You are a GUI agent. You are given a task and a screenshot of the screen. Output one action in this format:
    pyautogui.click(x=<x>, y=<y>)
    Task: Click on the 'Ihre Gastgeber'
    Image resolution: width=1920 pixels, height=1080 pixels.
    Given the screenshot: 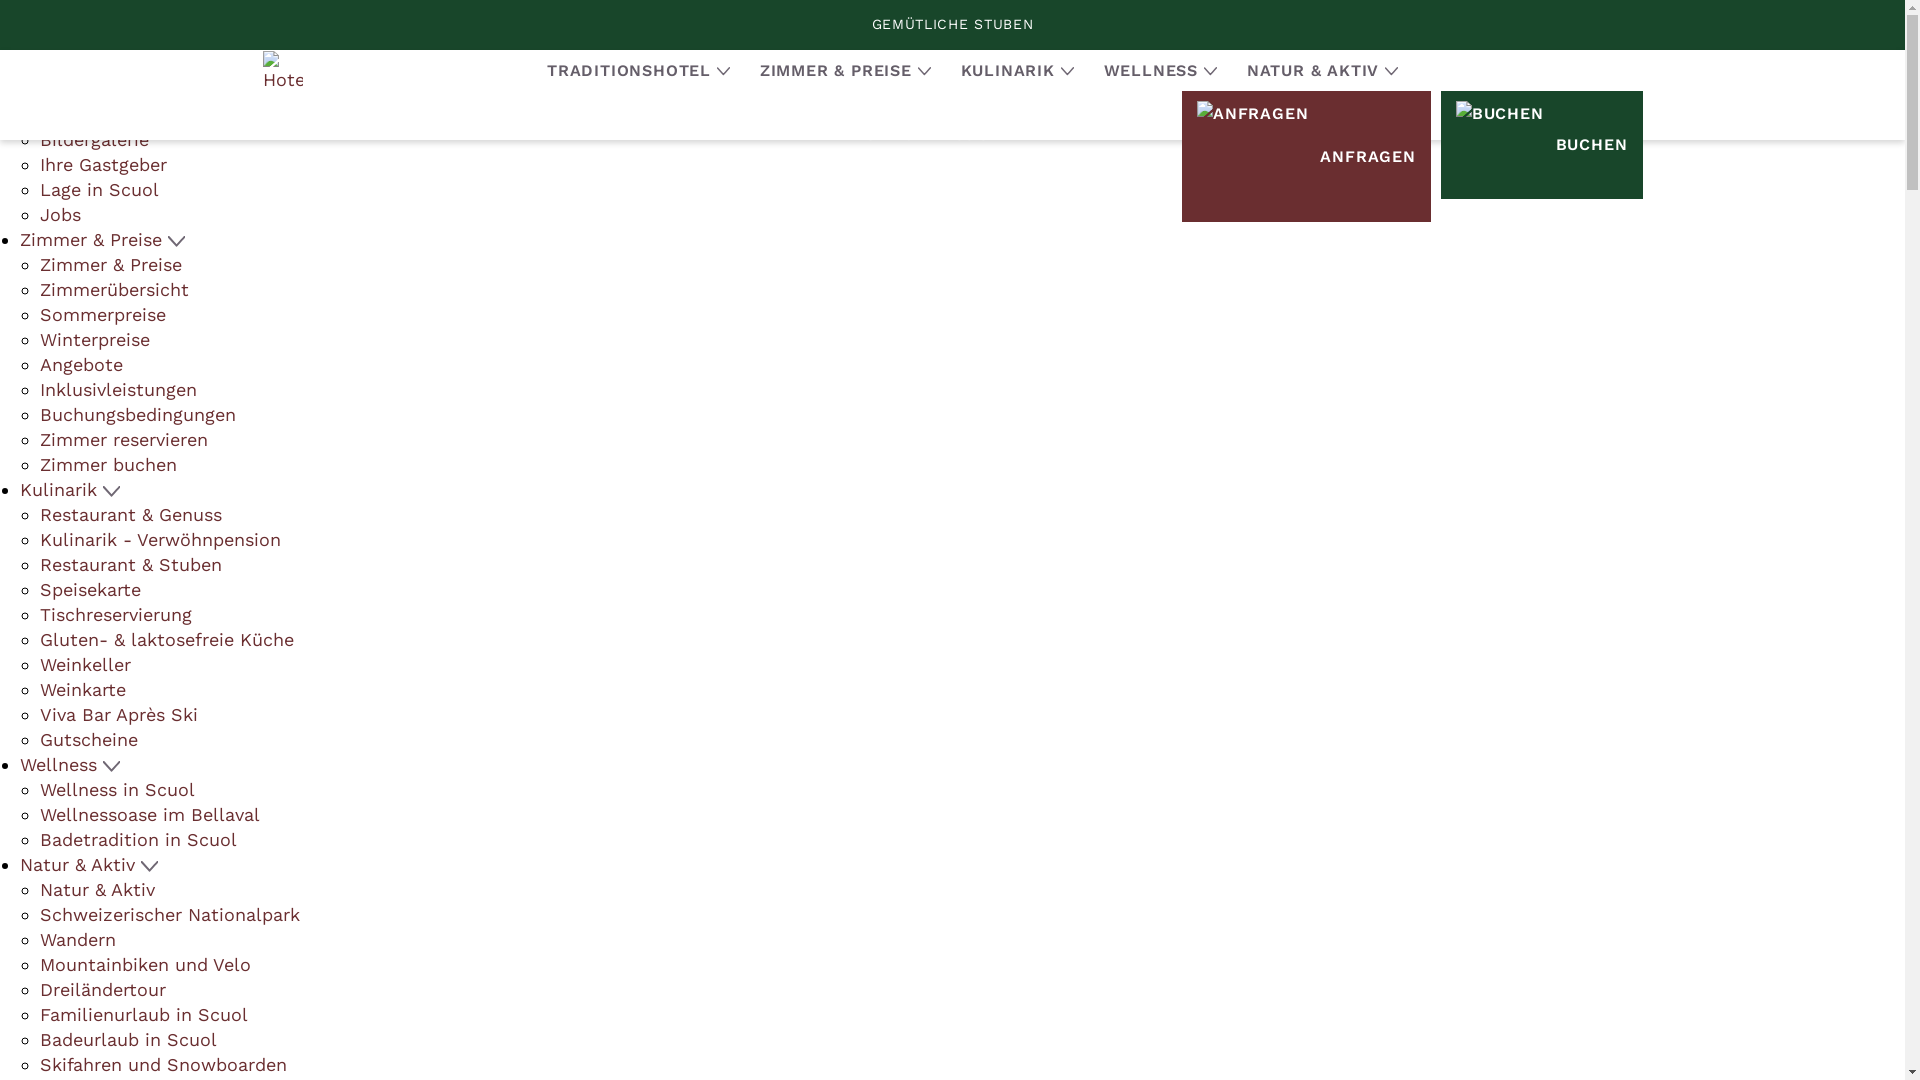 What is the action you would take?
    pyautogui.click(x=102, y=163)
    